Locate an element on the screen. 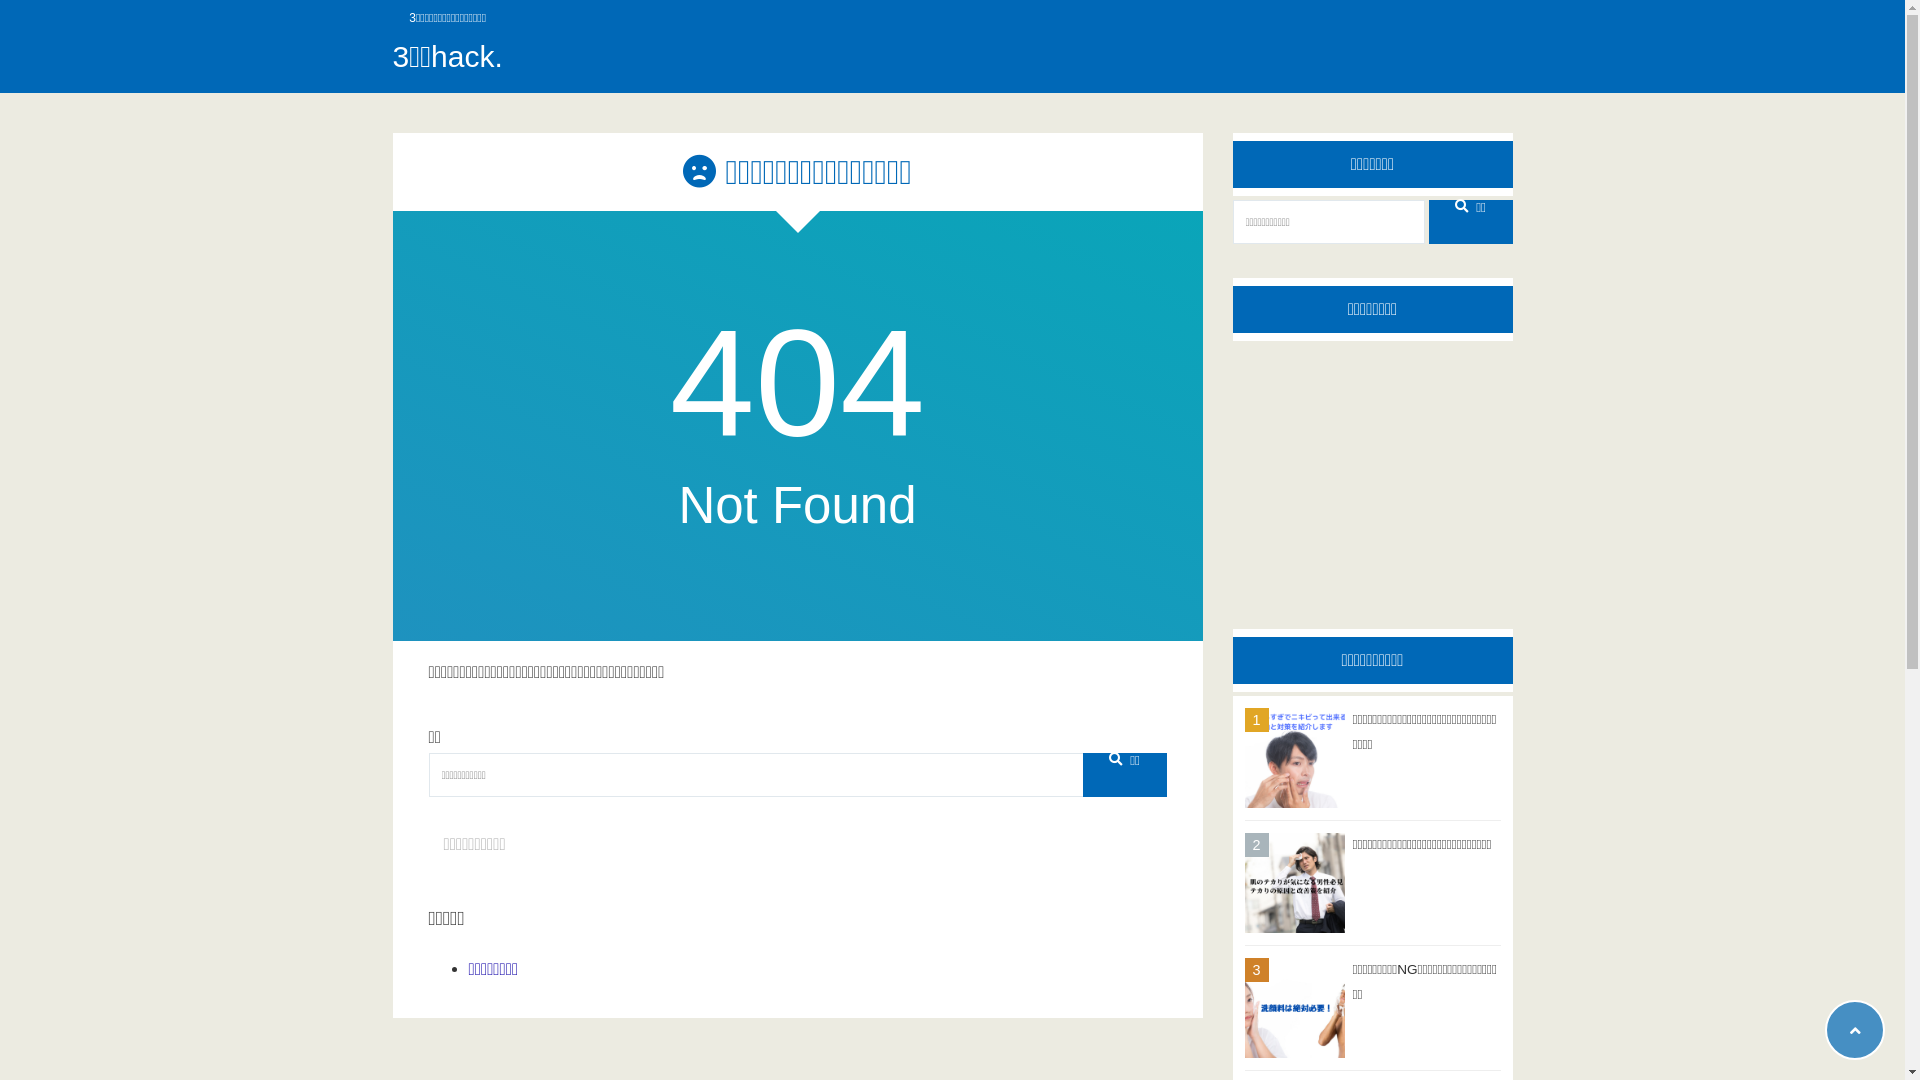 Image resolution: width=1920 pixels, height=1080 pixels. 'Advertisement' is located at coordinates (1371, 470).